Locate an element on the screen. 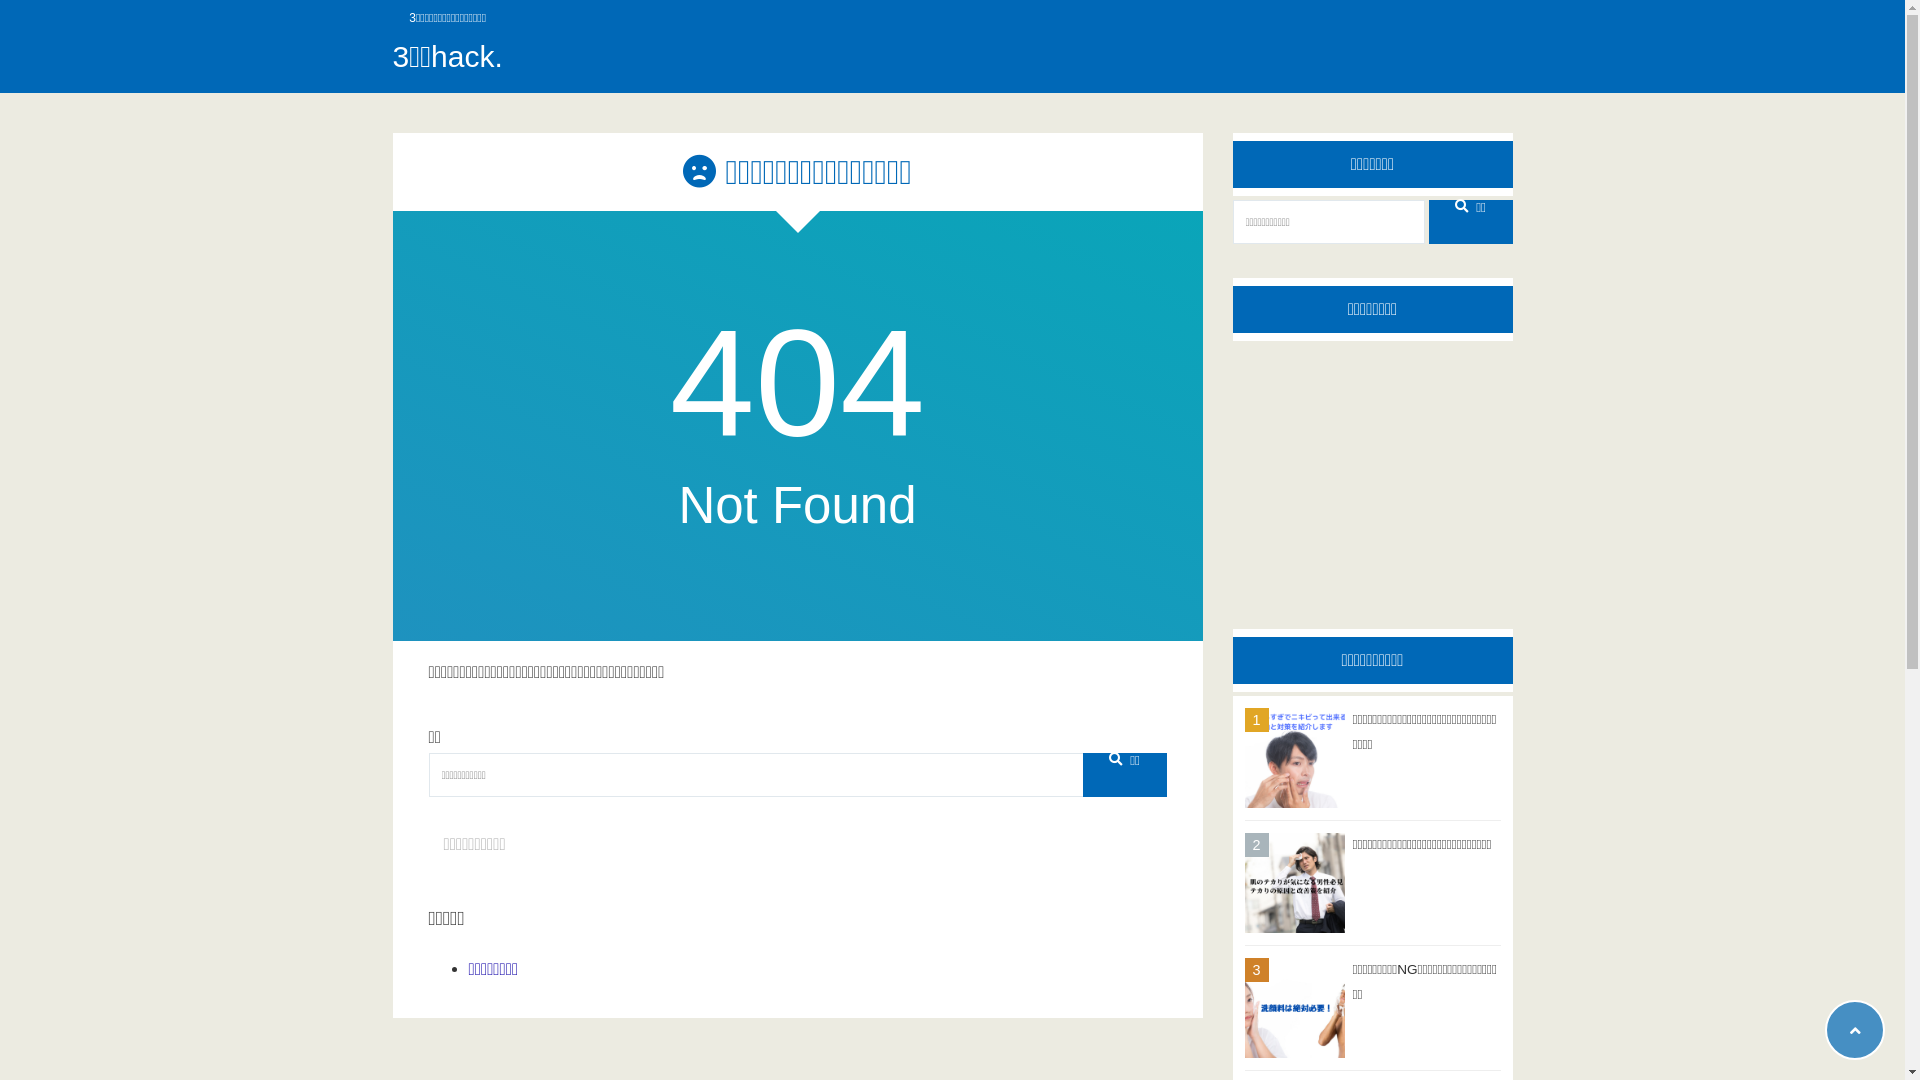 Image resolution: width=1920 pixels, height=1080 pixels. 'Advertisement' is located at coordinates (1371, 470).